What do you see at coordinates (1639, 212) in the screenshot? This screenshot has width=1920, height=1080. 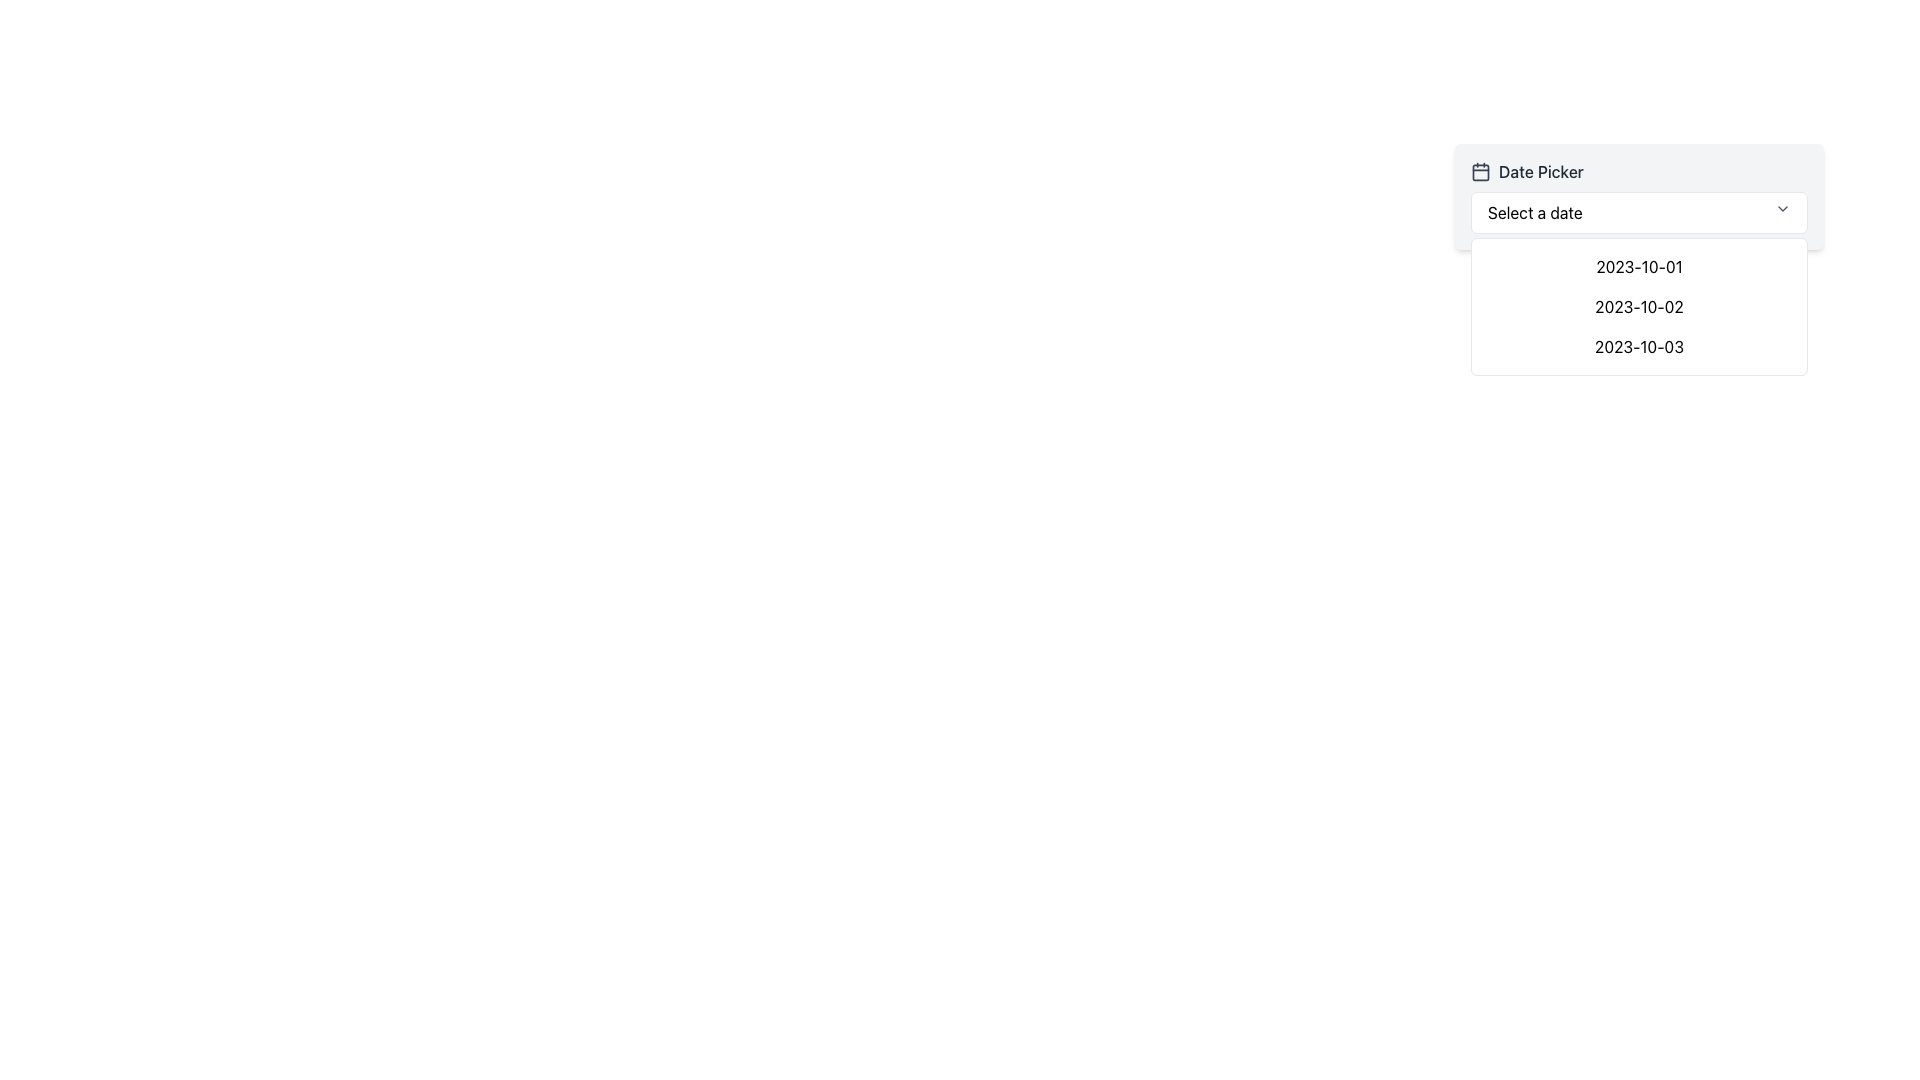 I see `the dropdown menu labeled 'Select a date'` at bounding box center [1639, 212].